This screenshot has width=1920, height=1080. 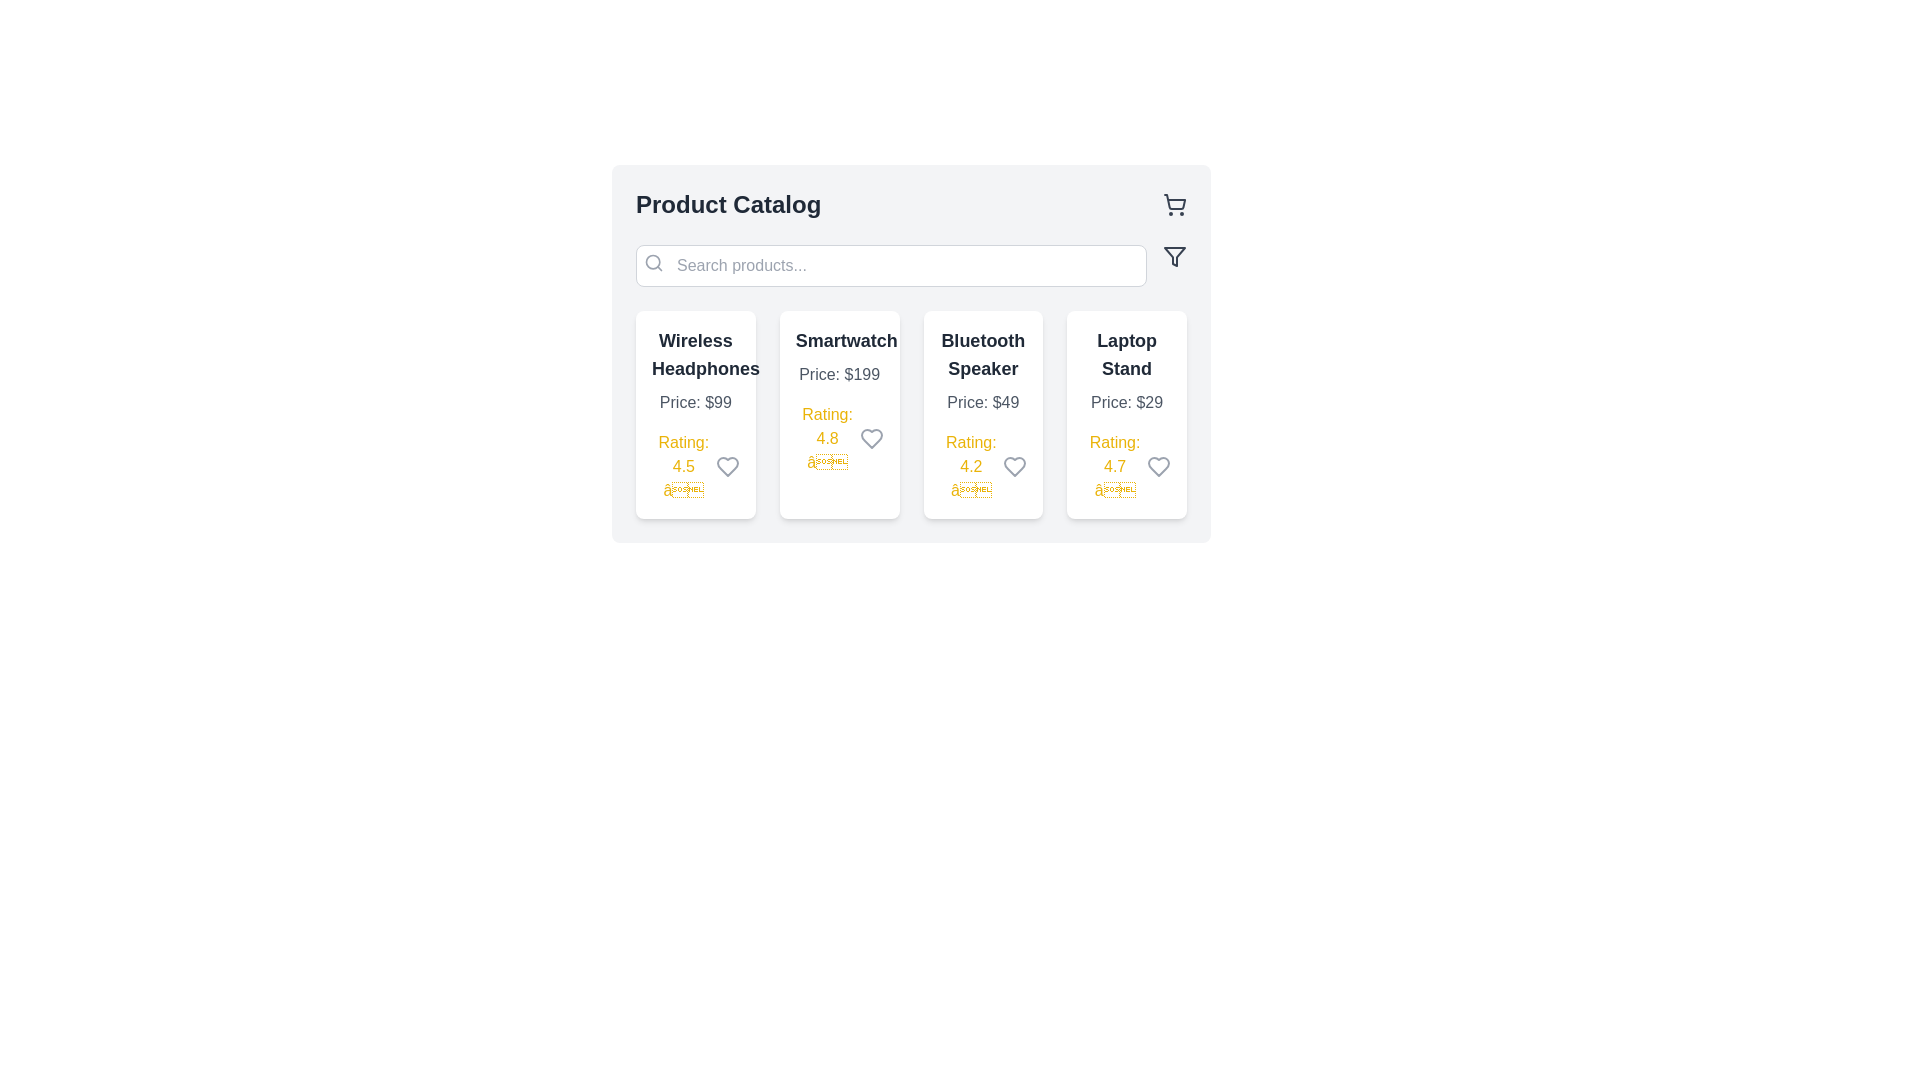 I want to click on the shopping cart icon located at the far right side of the header area labeled 'Product Catalog', so click(x=1175, y=204).